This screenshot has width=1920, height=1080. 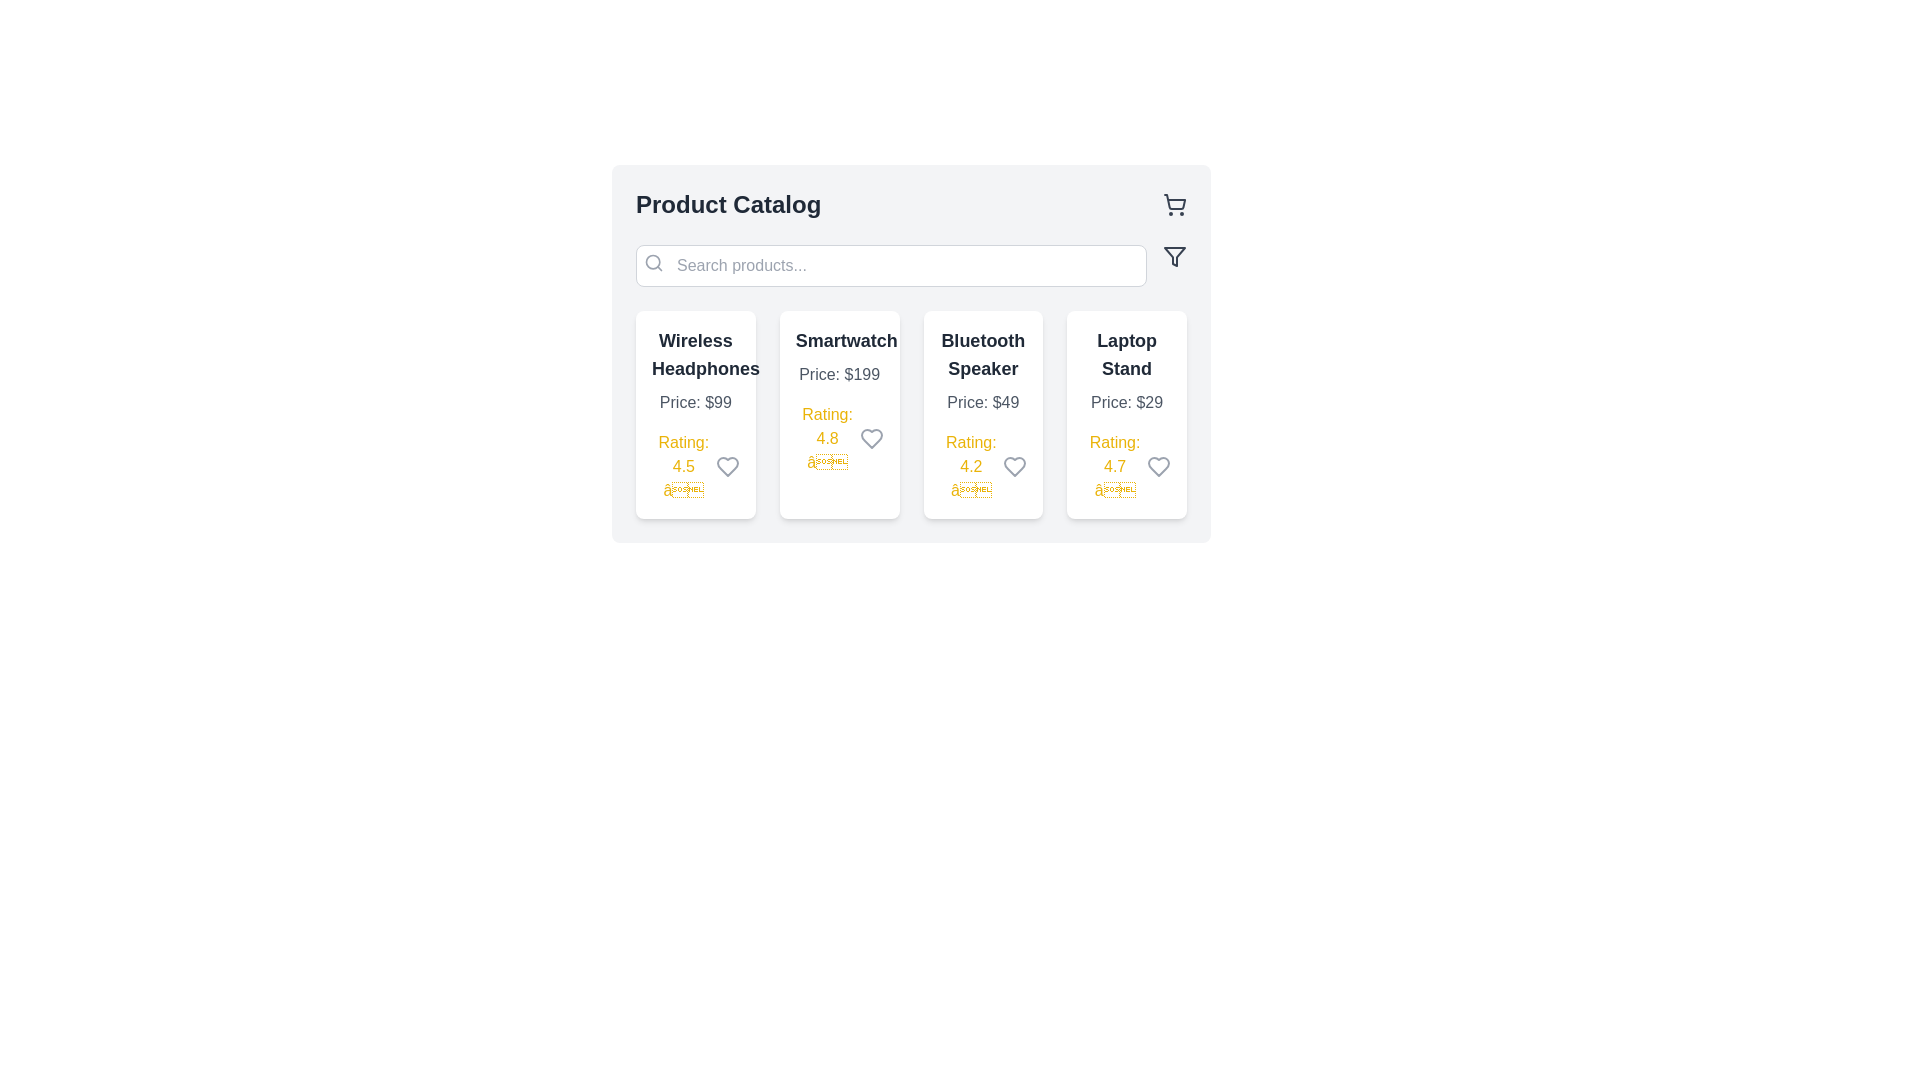 I want to click on the shopping cart icon located at the far right side of the header area labeled 'Product Catalog', so click(x=1175, y=204).